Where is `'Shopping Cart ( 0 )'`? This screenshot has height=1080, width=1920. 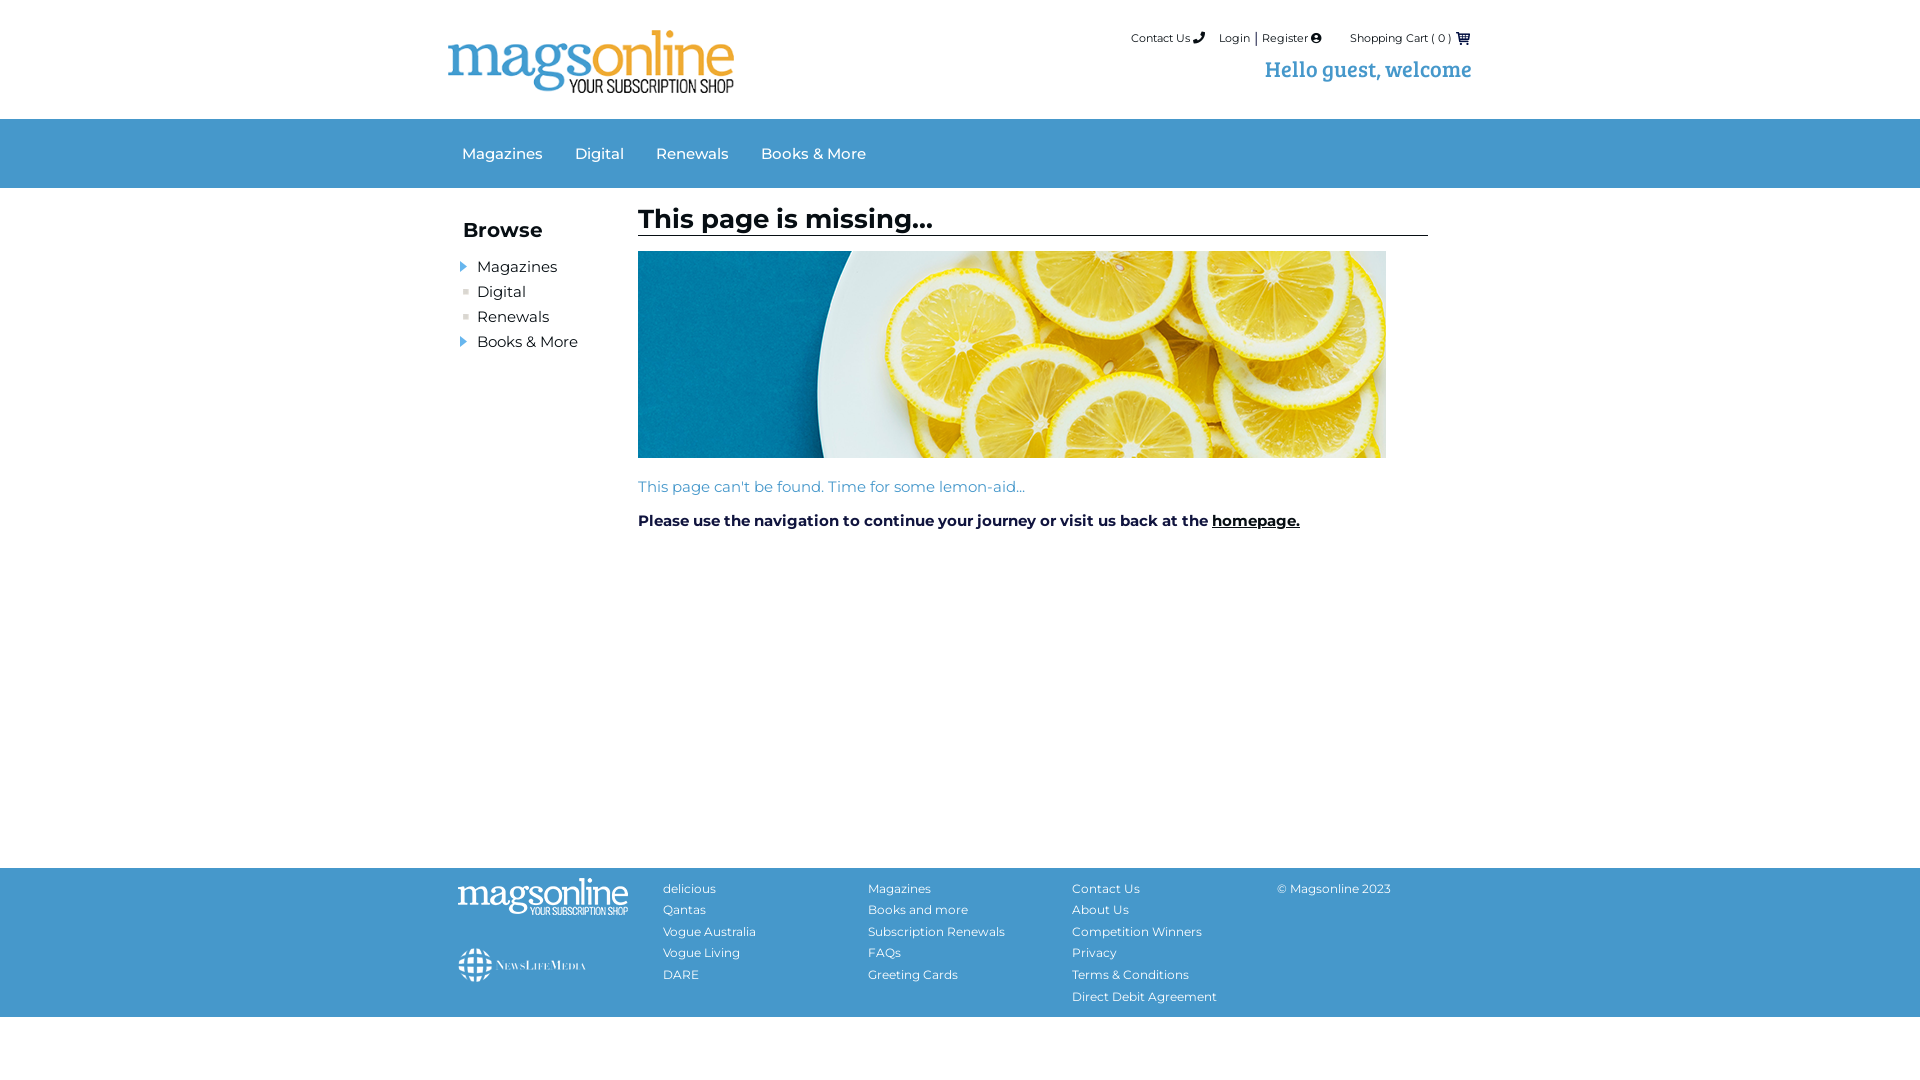
'Shopping Cart ( 0 )' is located at coordinates (1349, 38).